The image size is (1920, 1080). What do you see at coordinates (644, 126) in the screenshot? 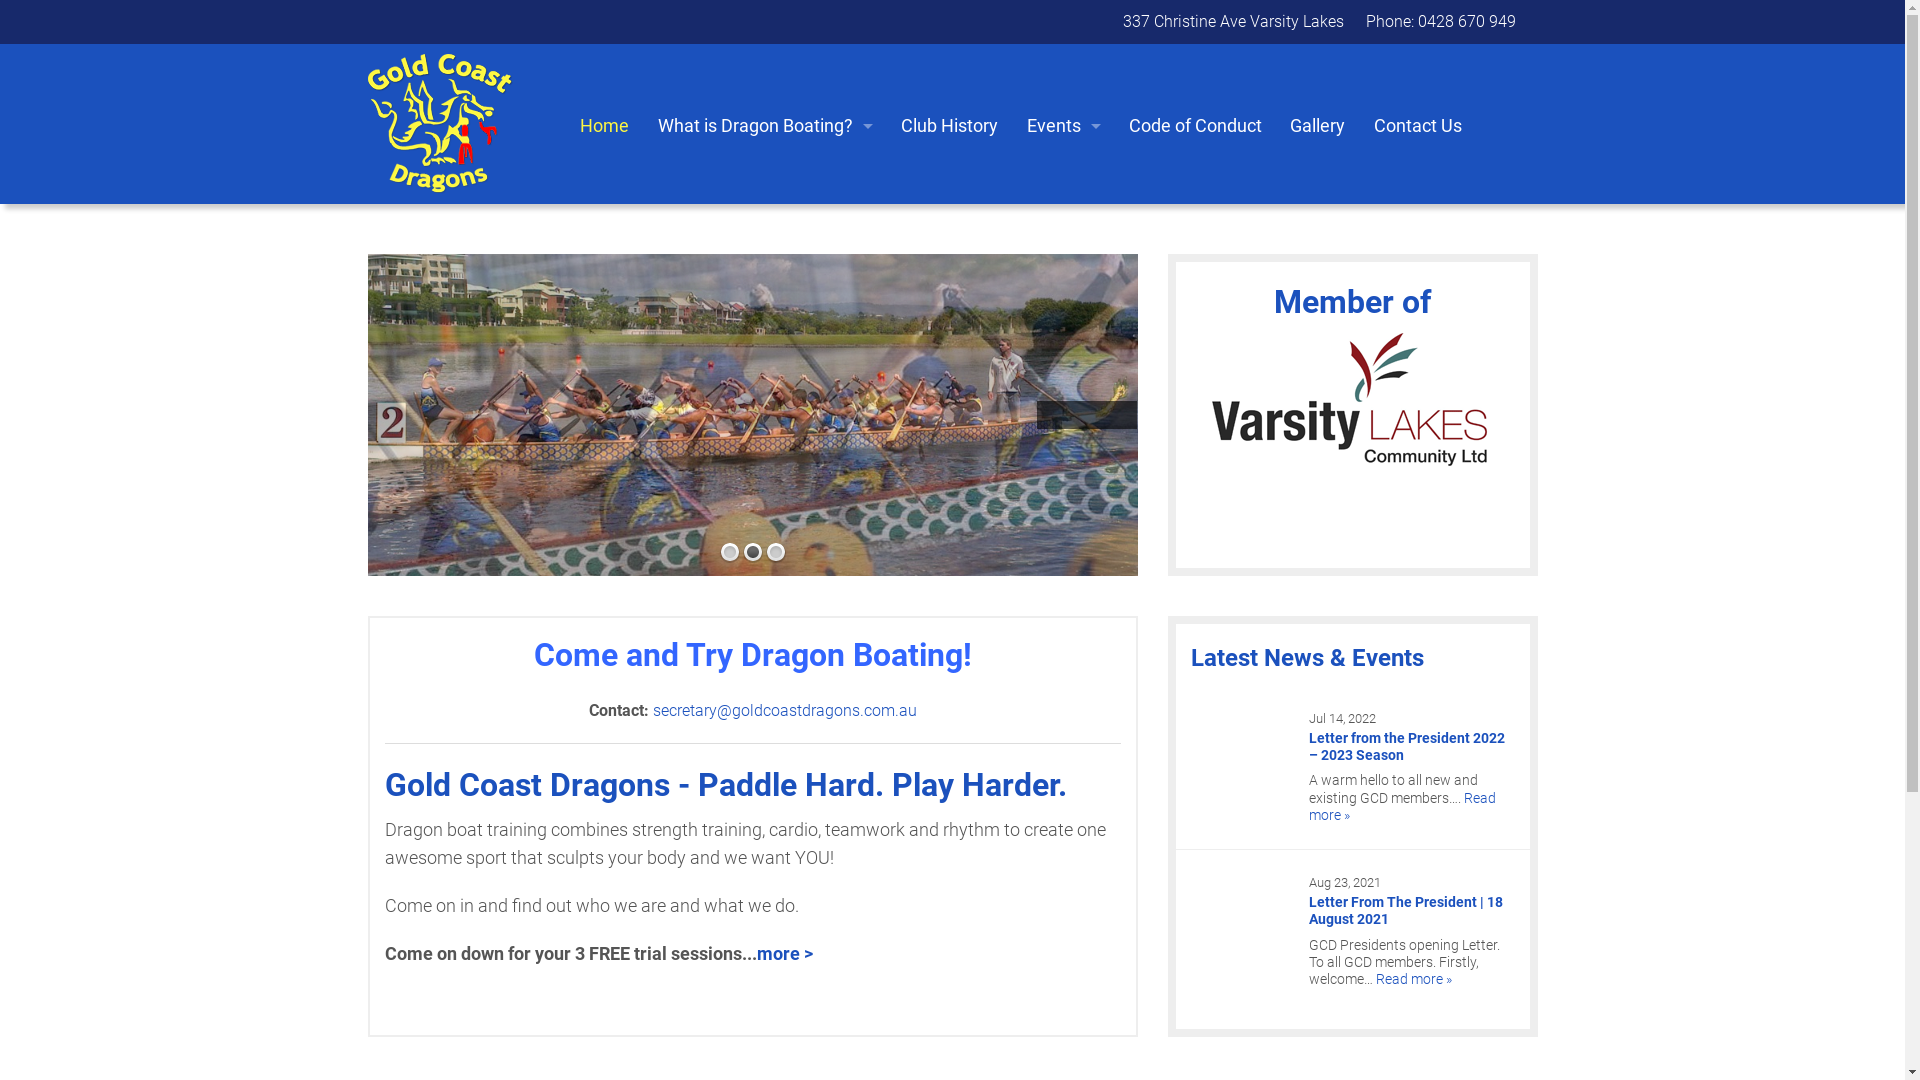
I see `'What is Dragon Boating?'` at bounding box center [644, 126].